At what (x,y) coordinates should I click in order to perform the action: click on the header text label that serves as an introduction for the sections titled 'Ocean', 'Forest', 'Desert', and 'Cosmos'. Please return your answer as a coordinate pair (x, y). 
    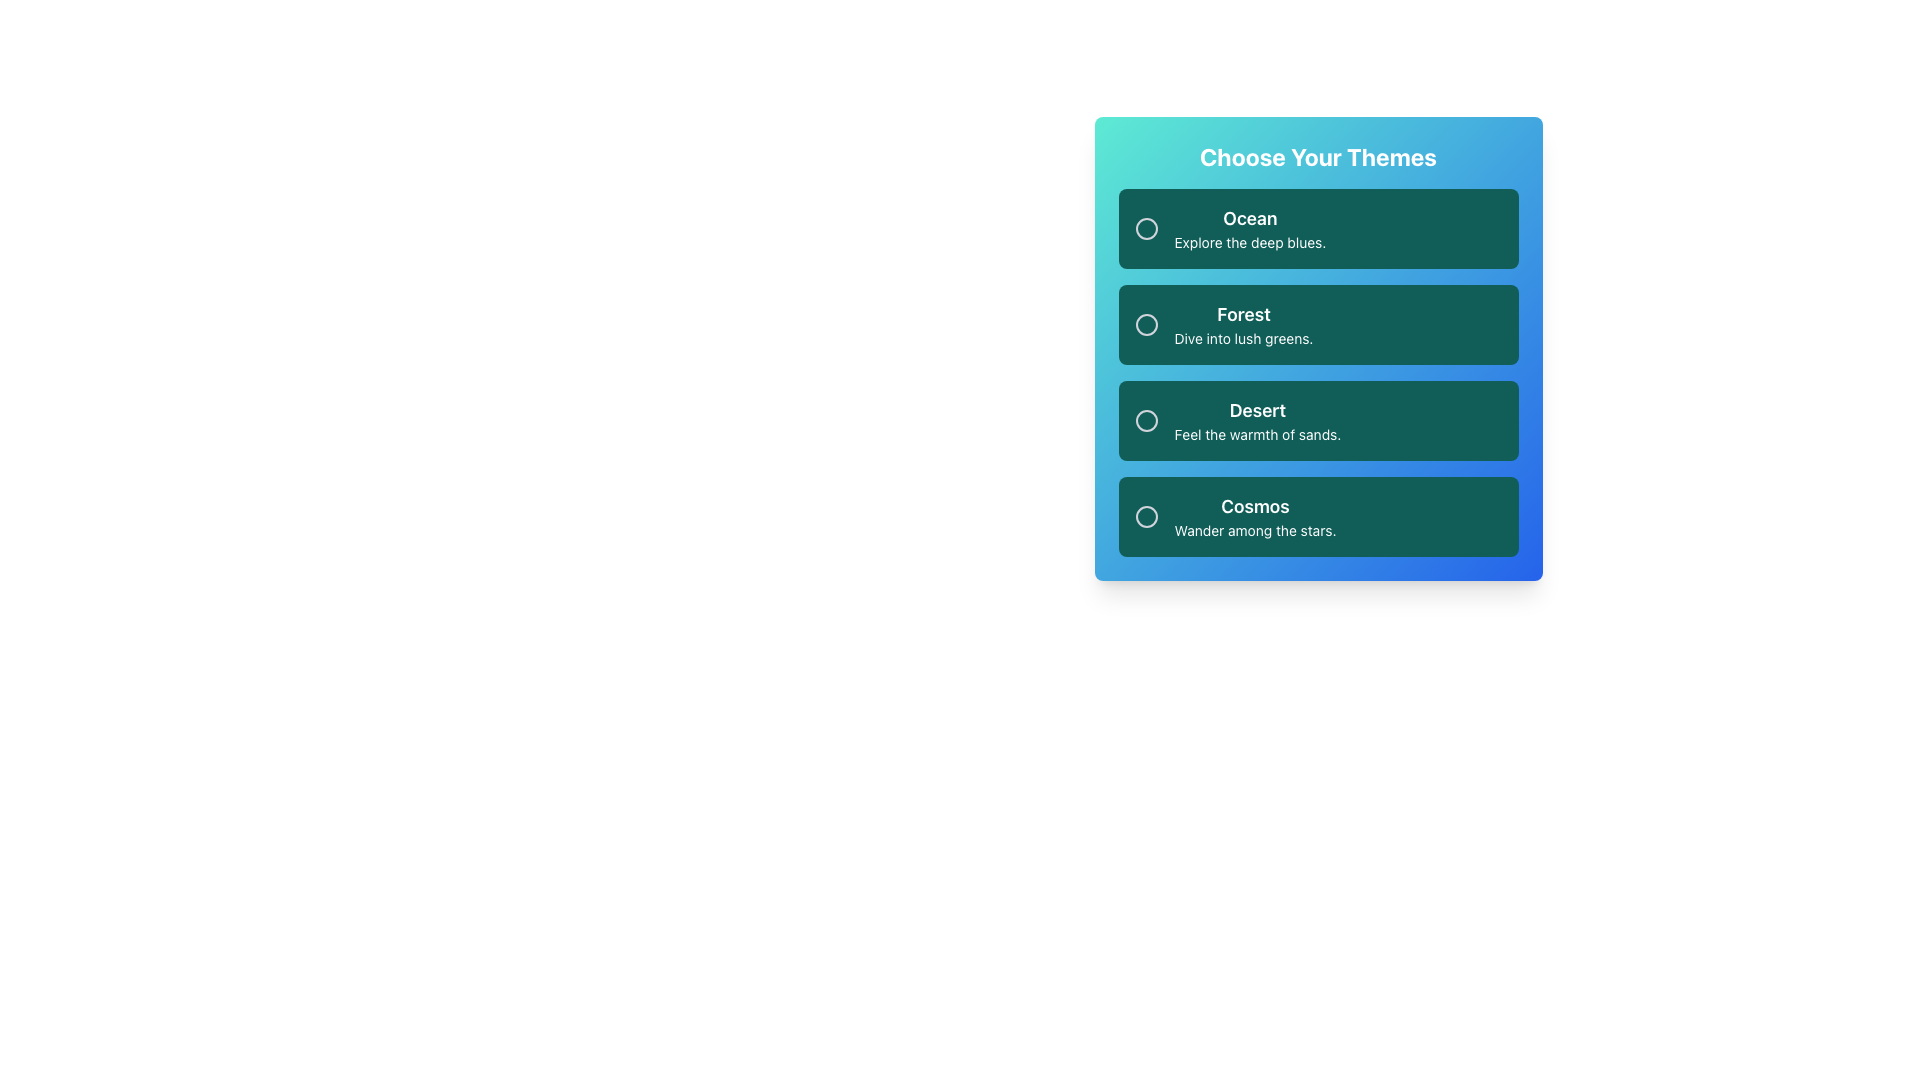
    Looking at the image, I should click on (1318, 156).